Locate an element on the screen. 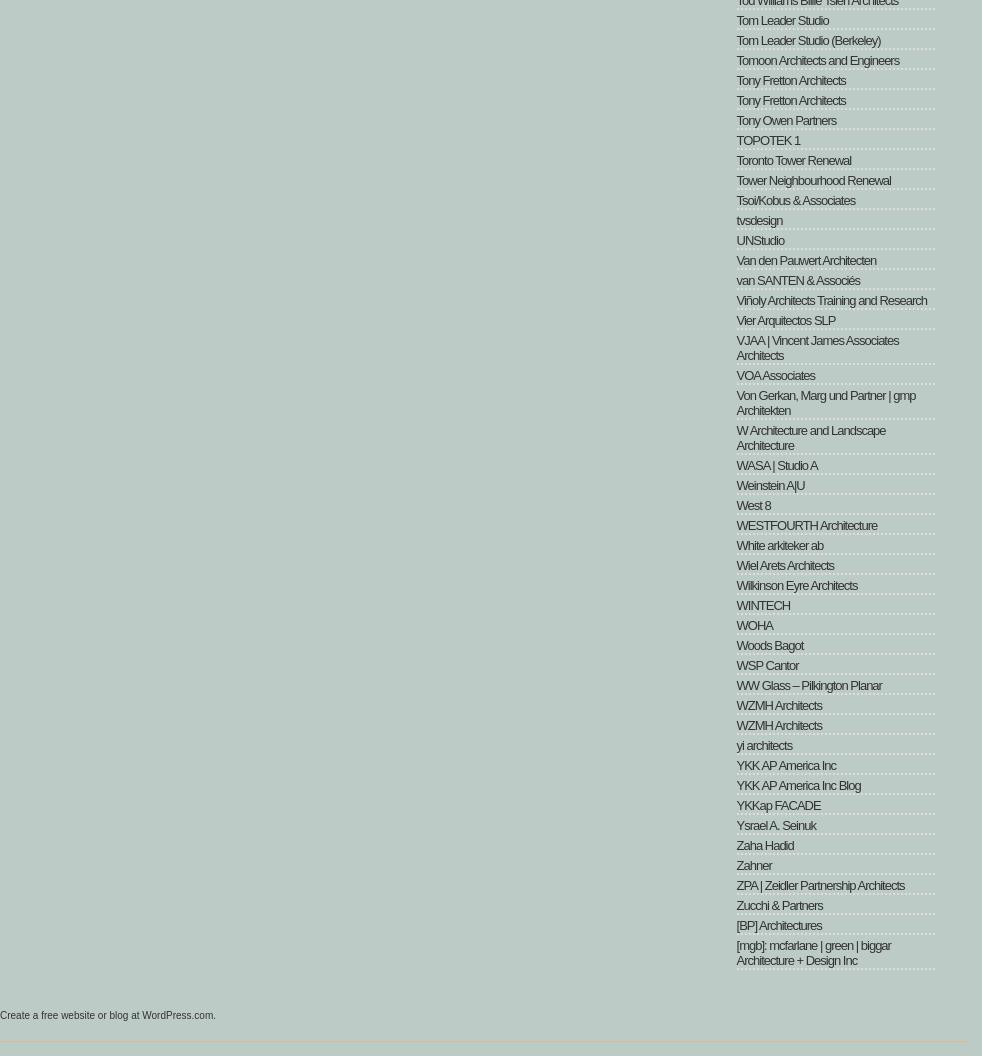 Image resolution: width=982 pixels, height=1056 pixels. '[mgb]: mcfarlane | green | biggar Architecture + Design Inc' is located at coordinates (812, 953).